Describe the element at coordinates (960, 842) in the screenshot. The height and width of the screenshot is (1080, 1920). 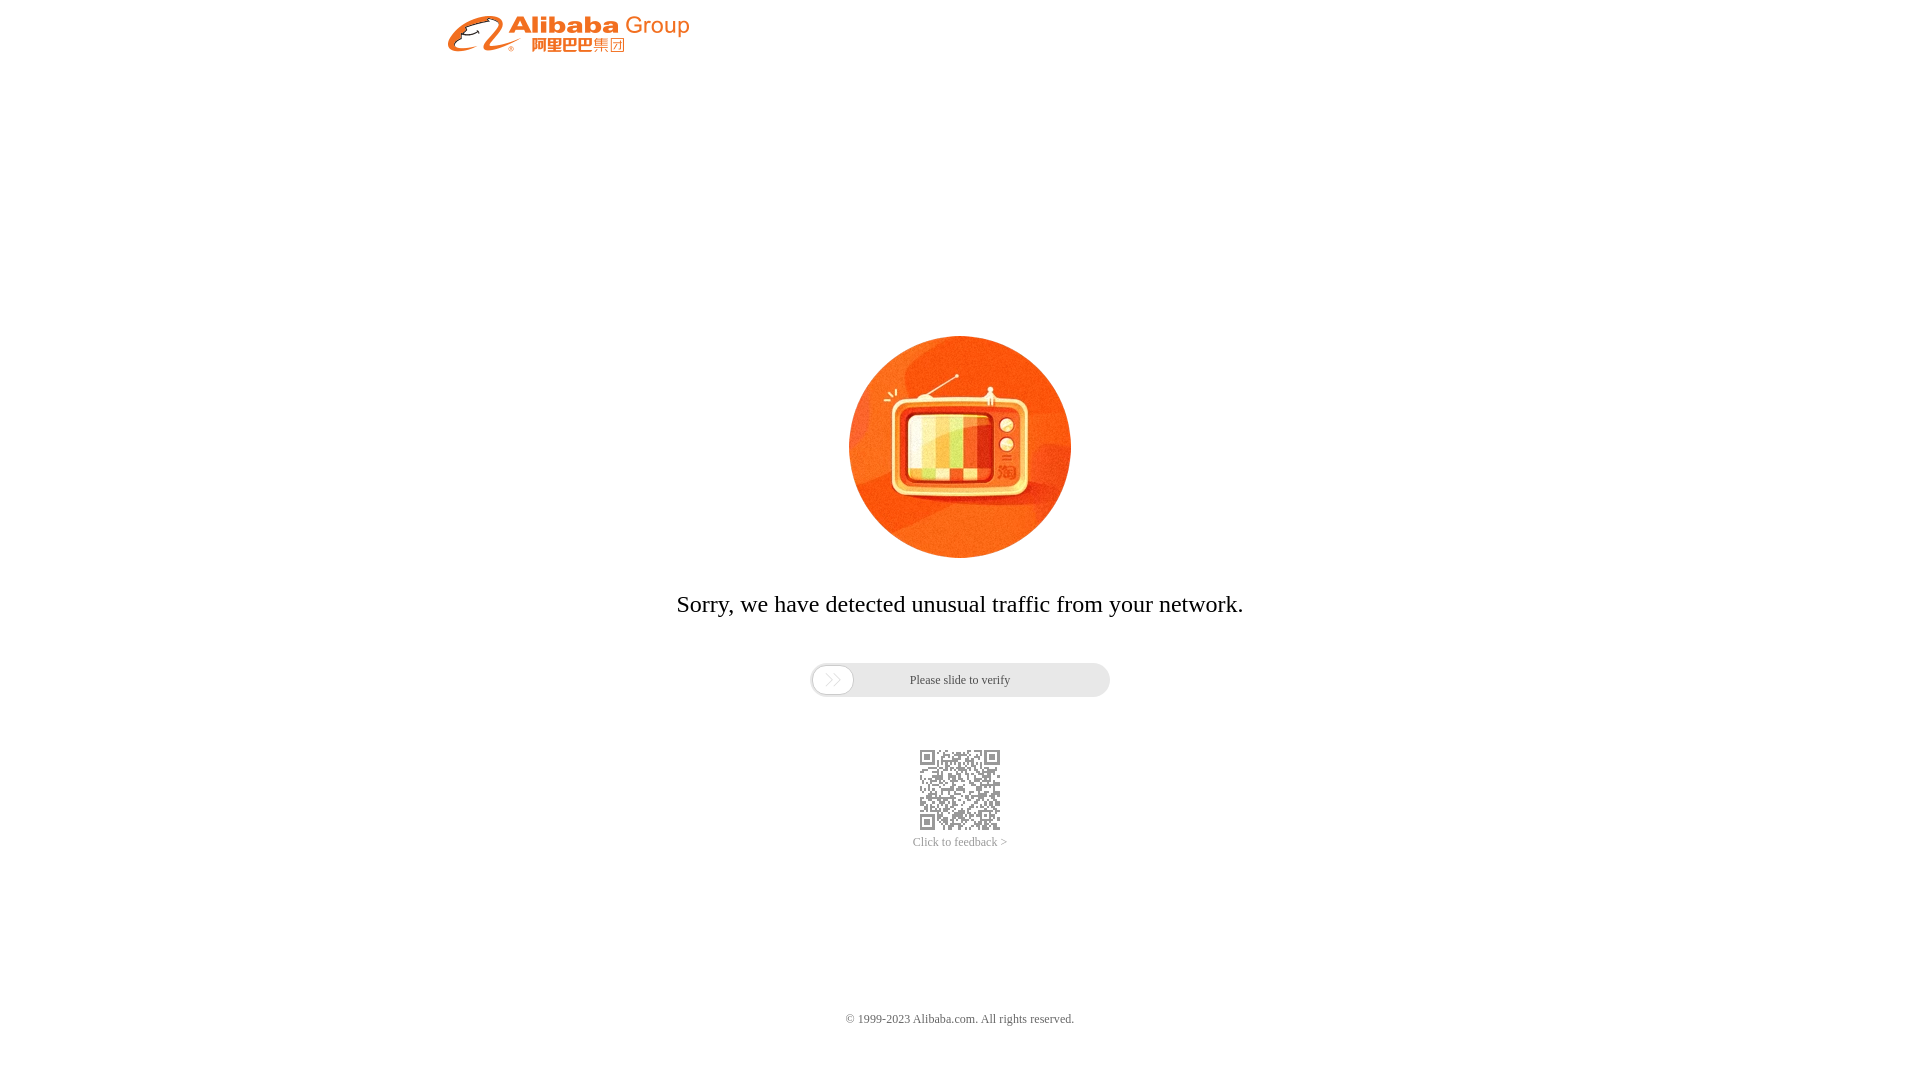
I see `'Click to feedback >'` at that location.